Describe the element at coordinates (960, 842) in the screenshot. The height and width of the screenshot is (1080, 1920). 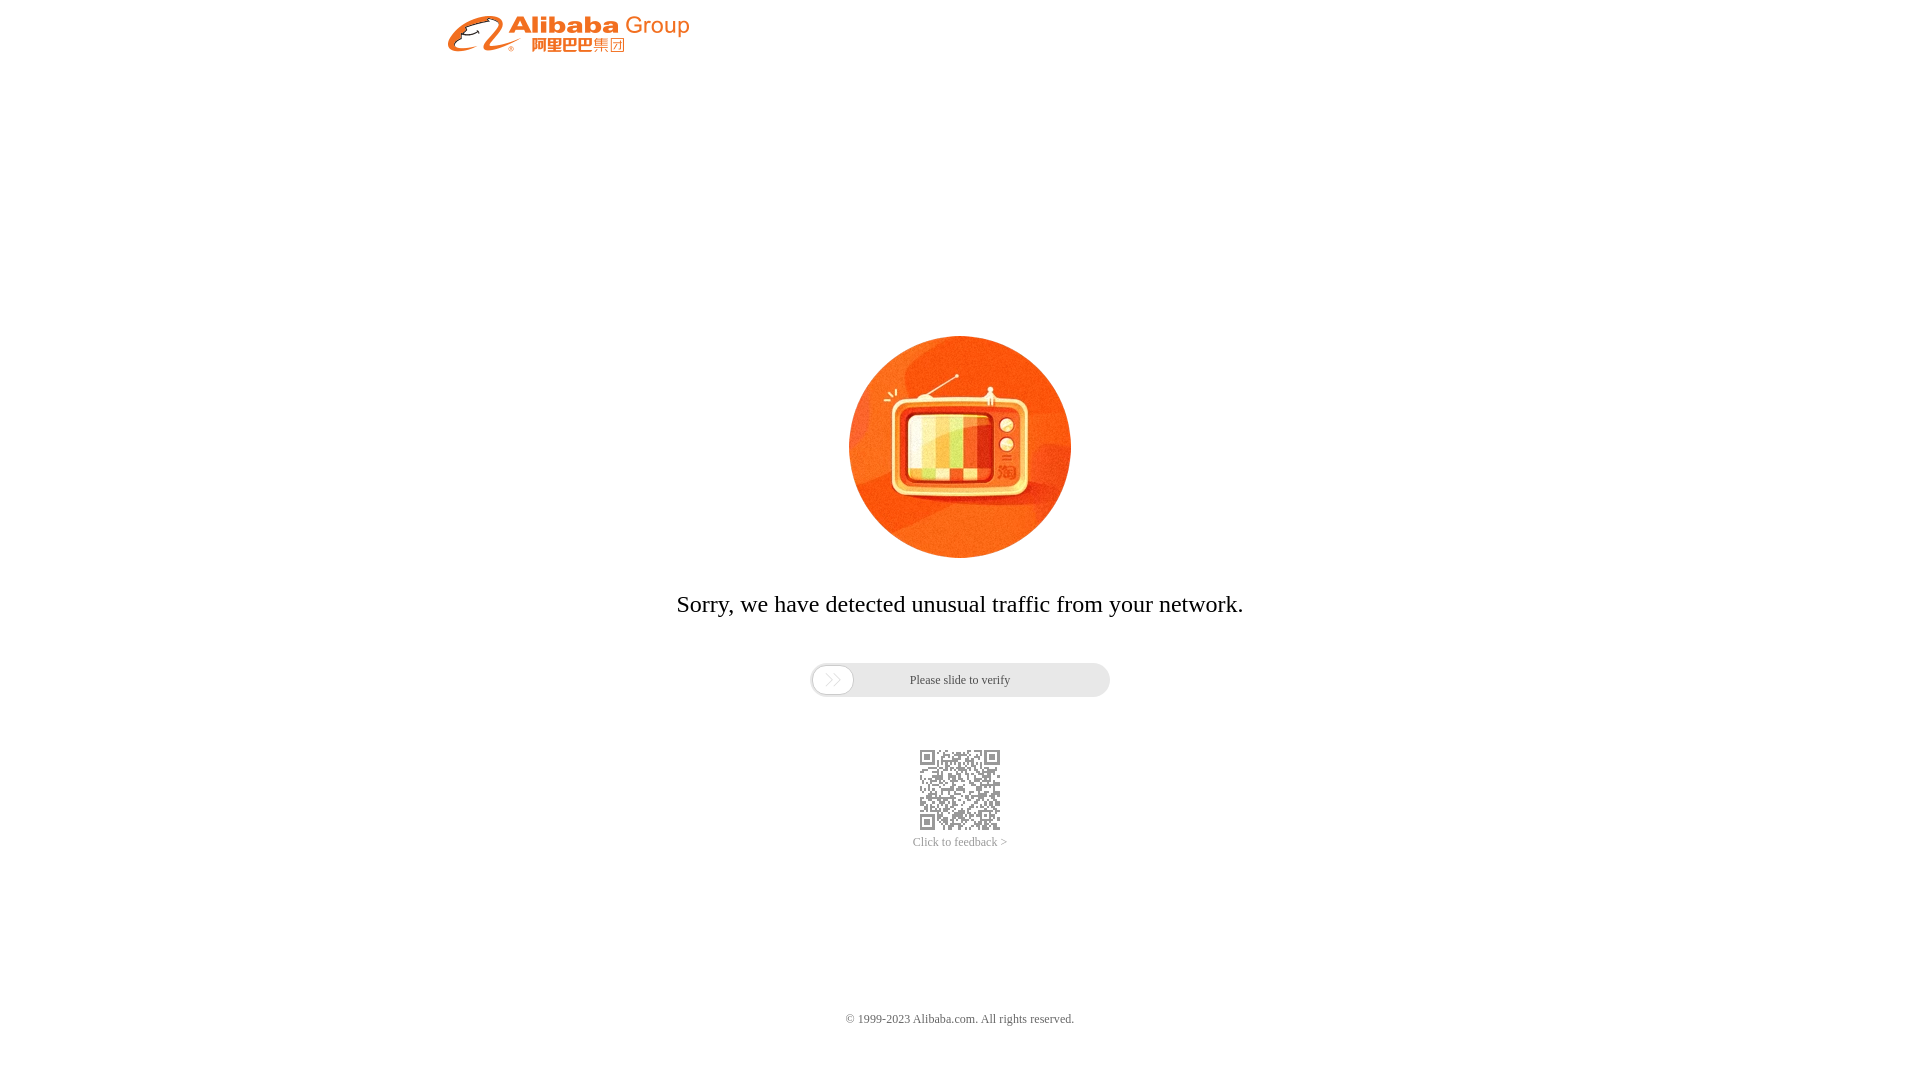
I see `'Click to feedback >'` at that location.